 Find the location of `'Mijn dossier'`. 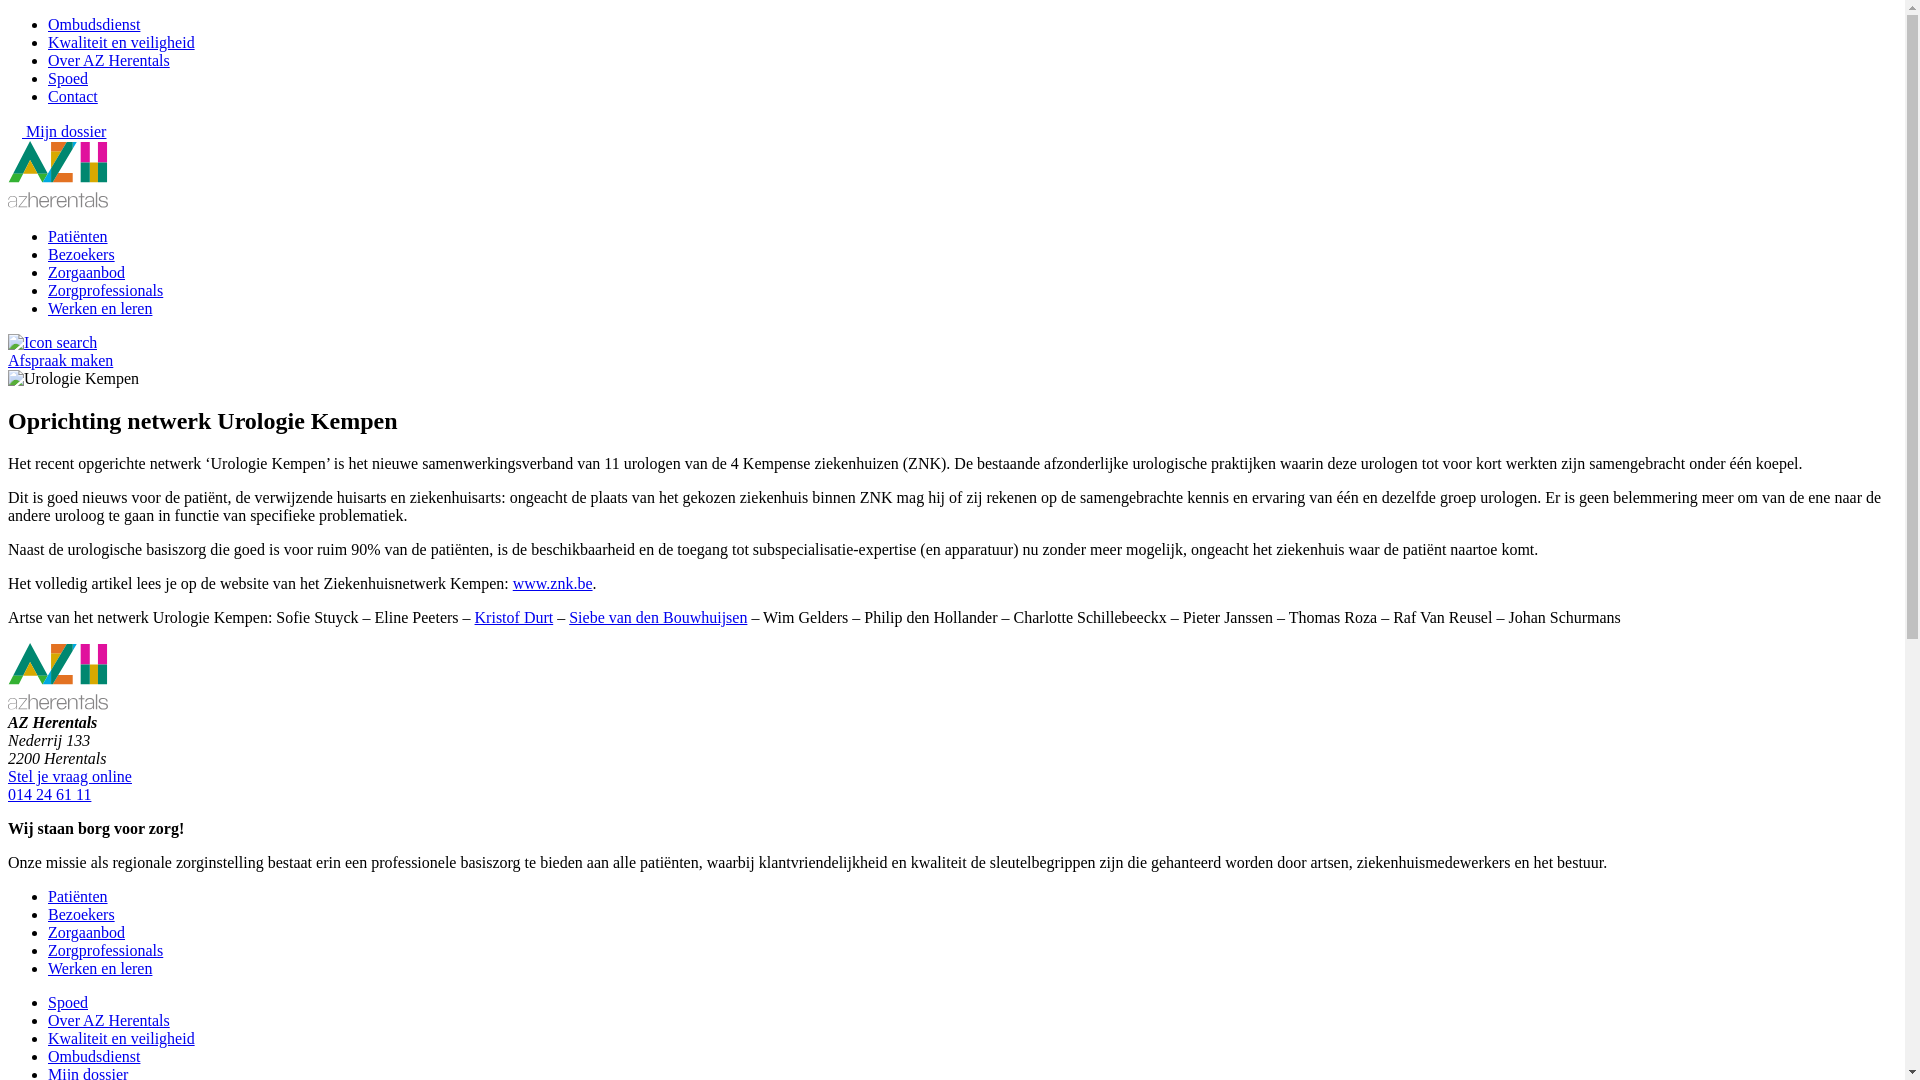

'Mijn dossier' is located at coordinates (8, 131).